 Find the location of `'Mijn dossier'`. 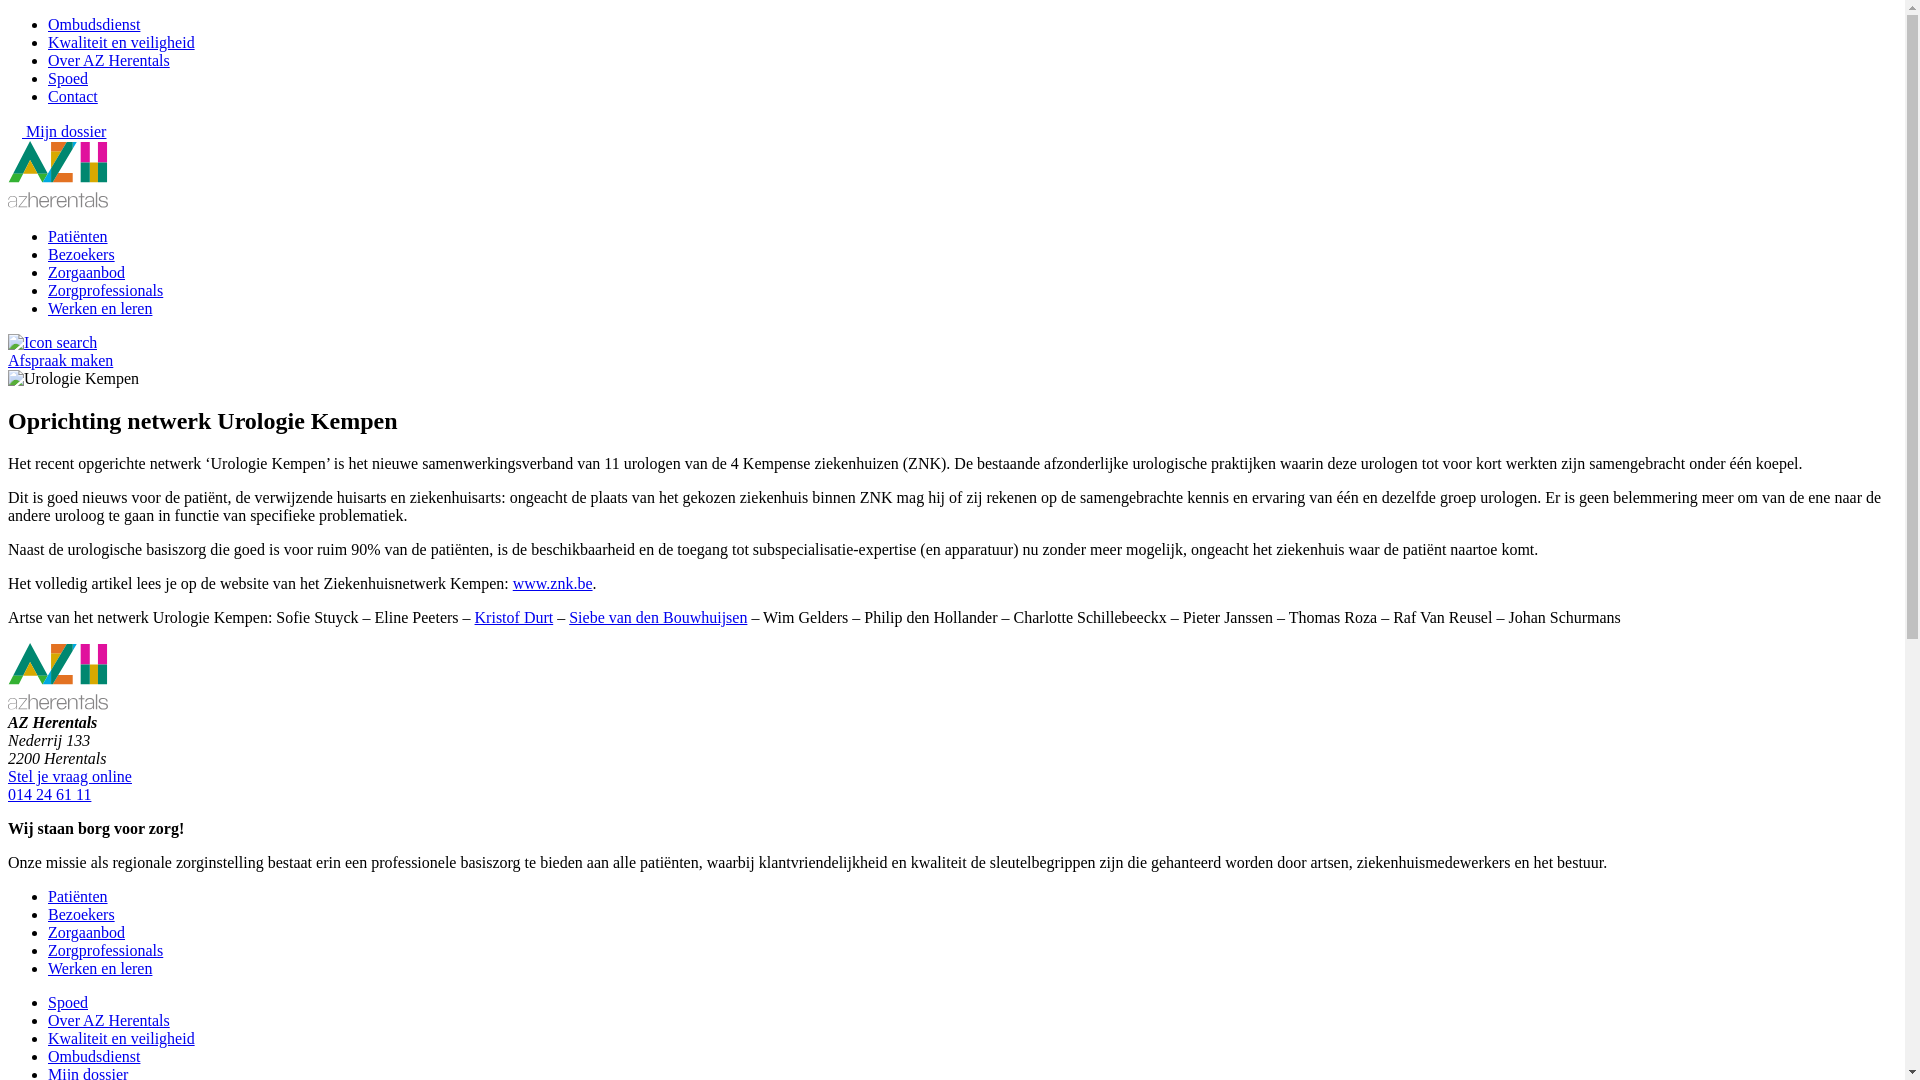

'Mijn dossier' is located at coordinates (8, 131).